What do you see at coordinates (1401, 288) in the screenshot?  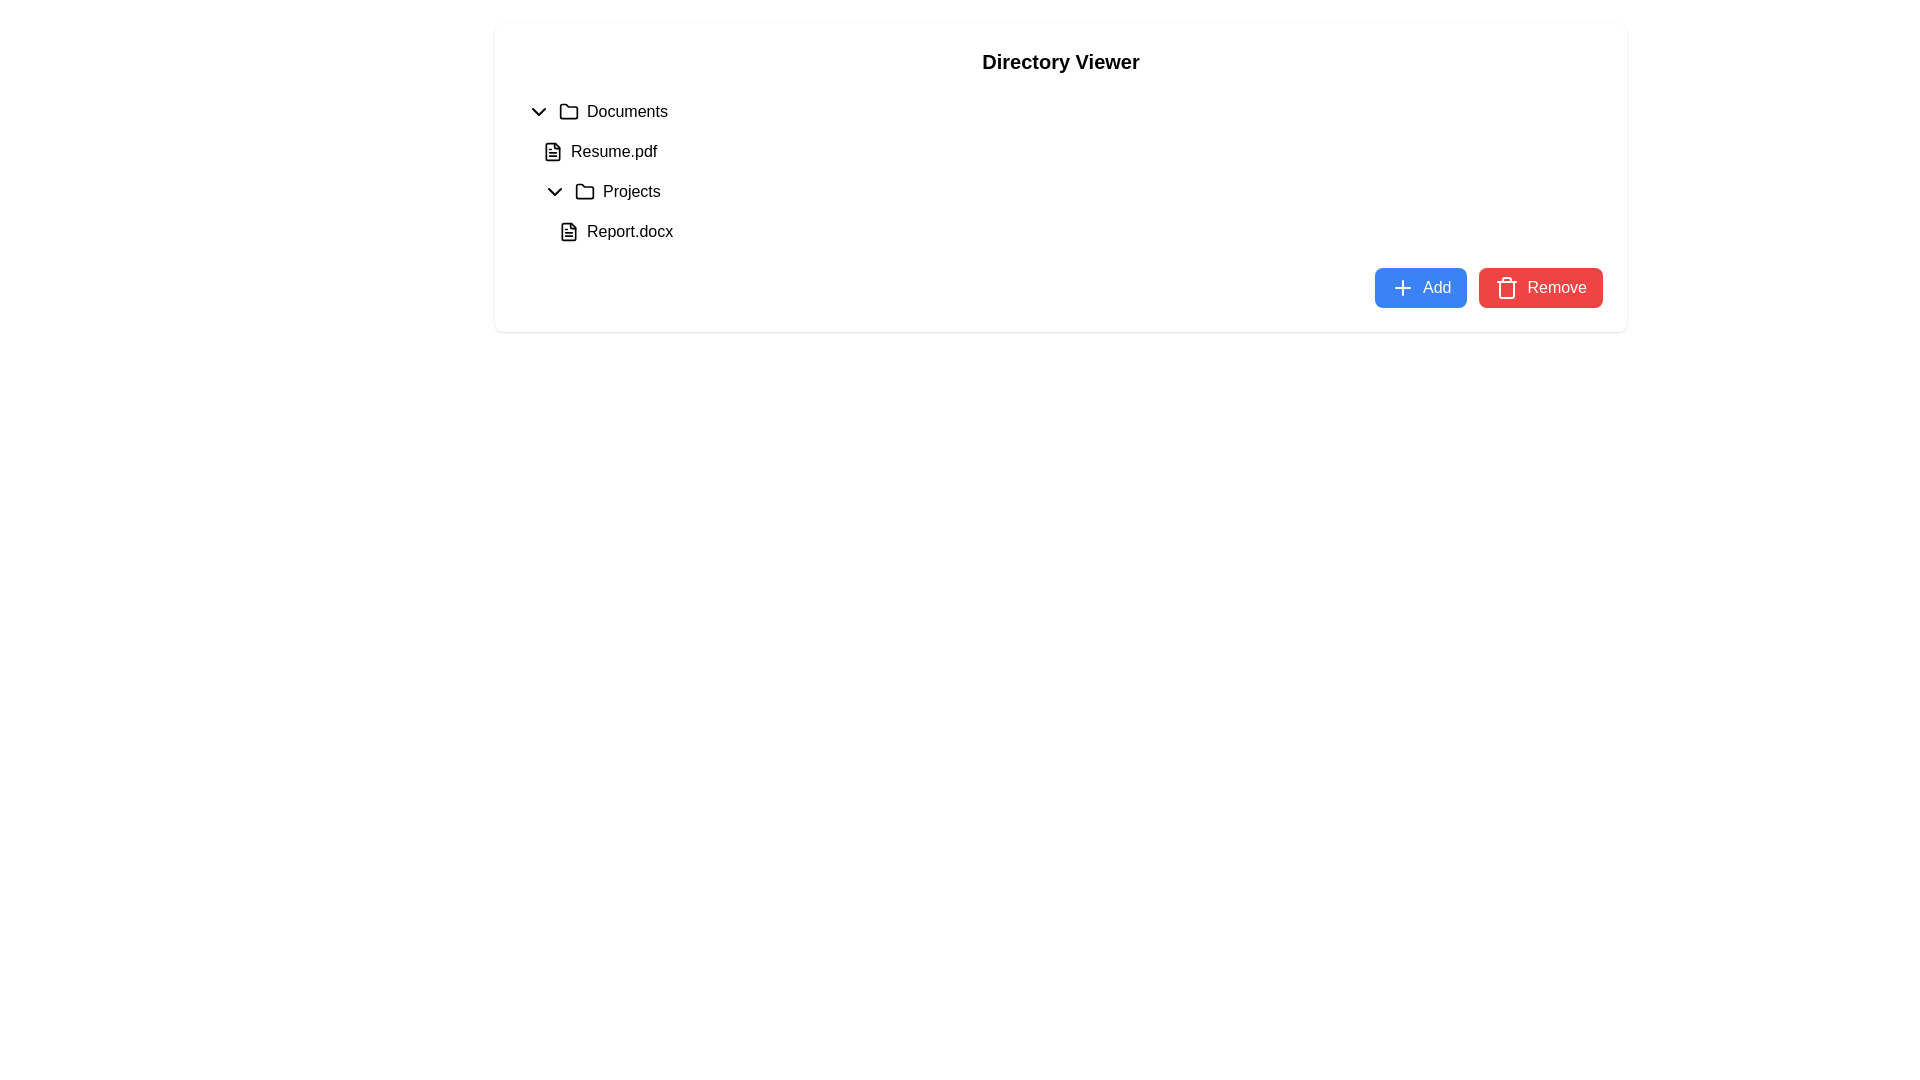 I see `the SVG Icon representing the action of adding, located at the center left of the 'Add' button adjacent to the text label` at bounding box center [1401, 288].